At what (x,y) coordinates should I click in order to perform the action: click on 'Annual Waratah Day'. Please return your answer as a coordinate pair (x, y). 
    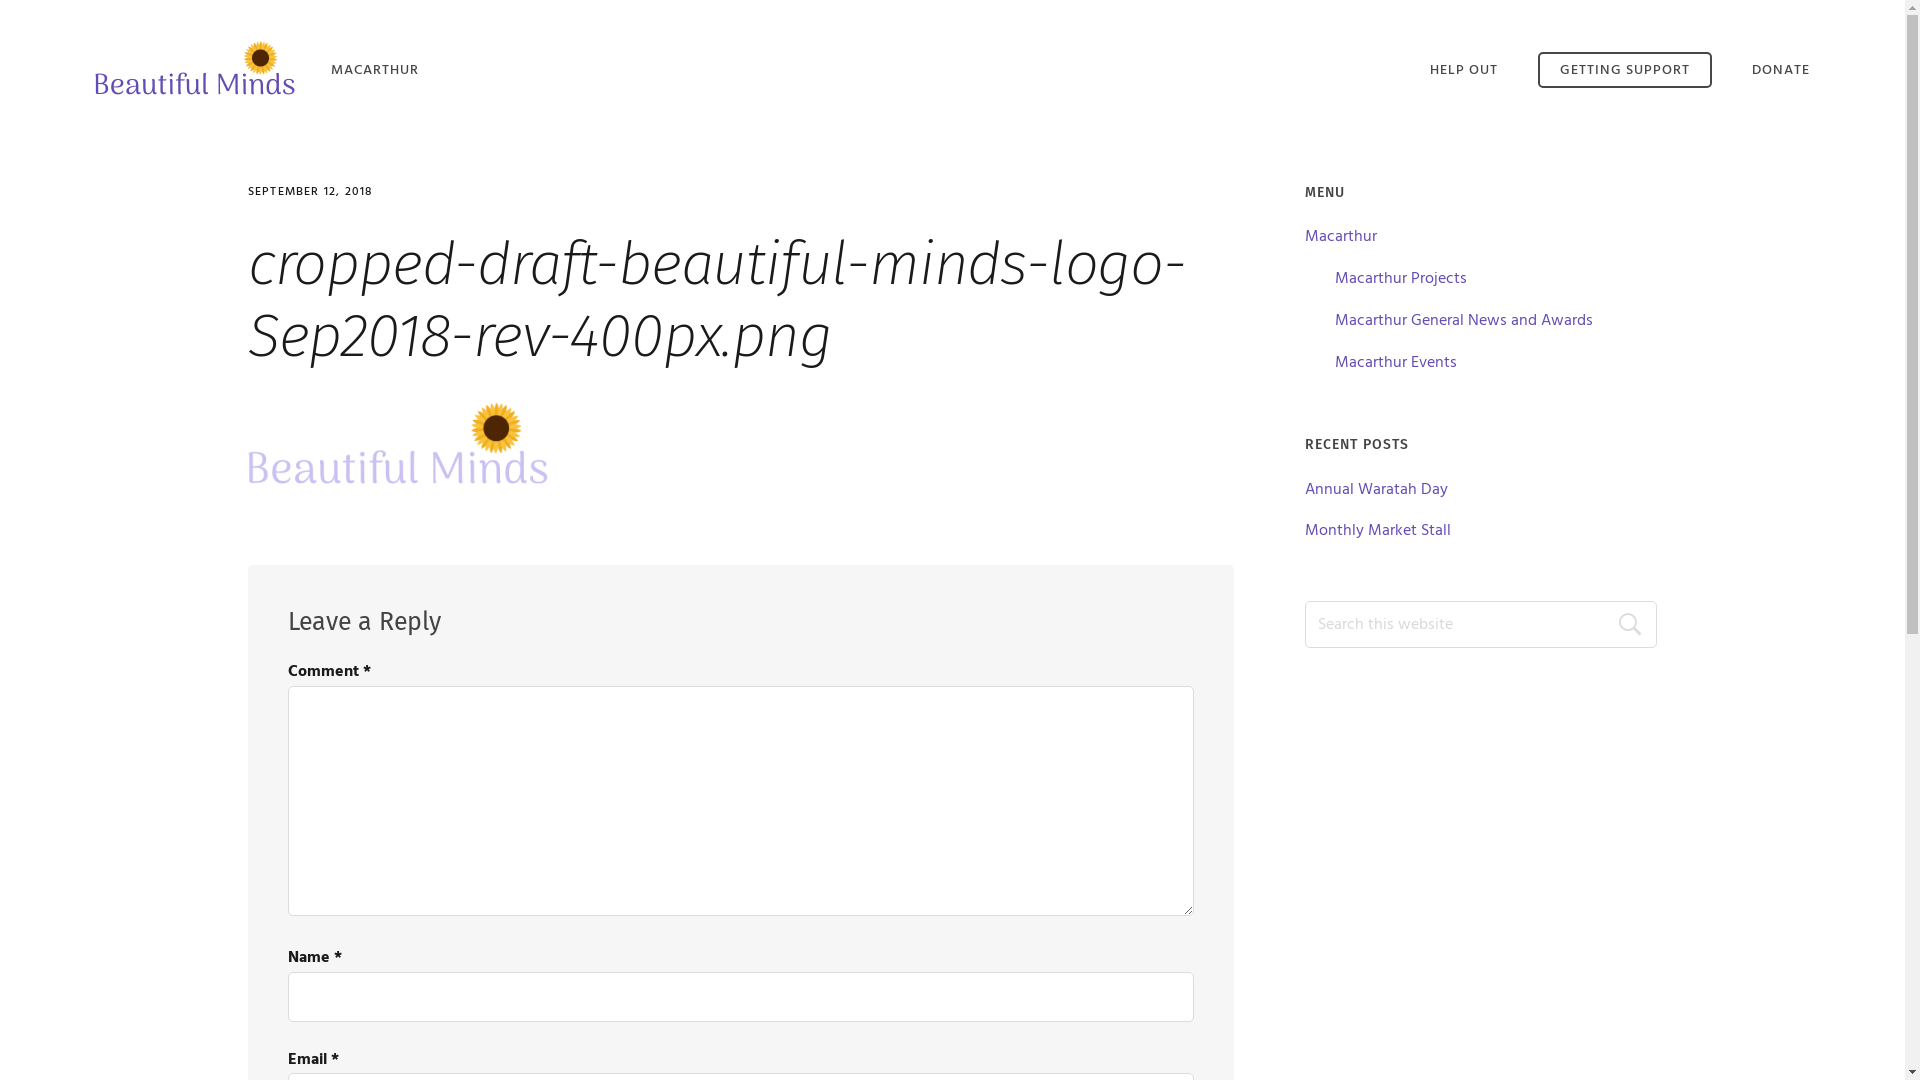
    Looking at the image, I should click on (1375, 489).